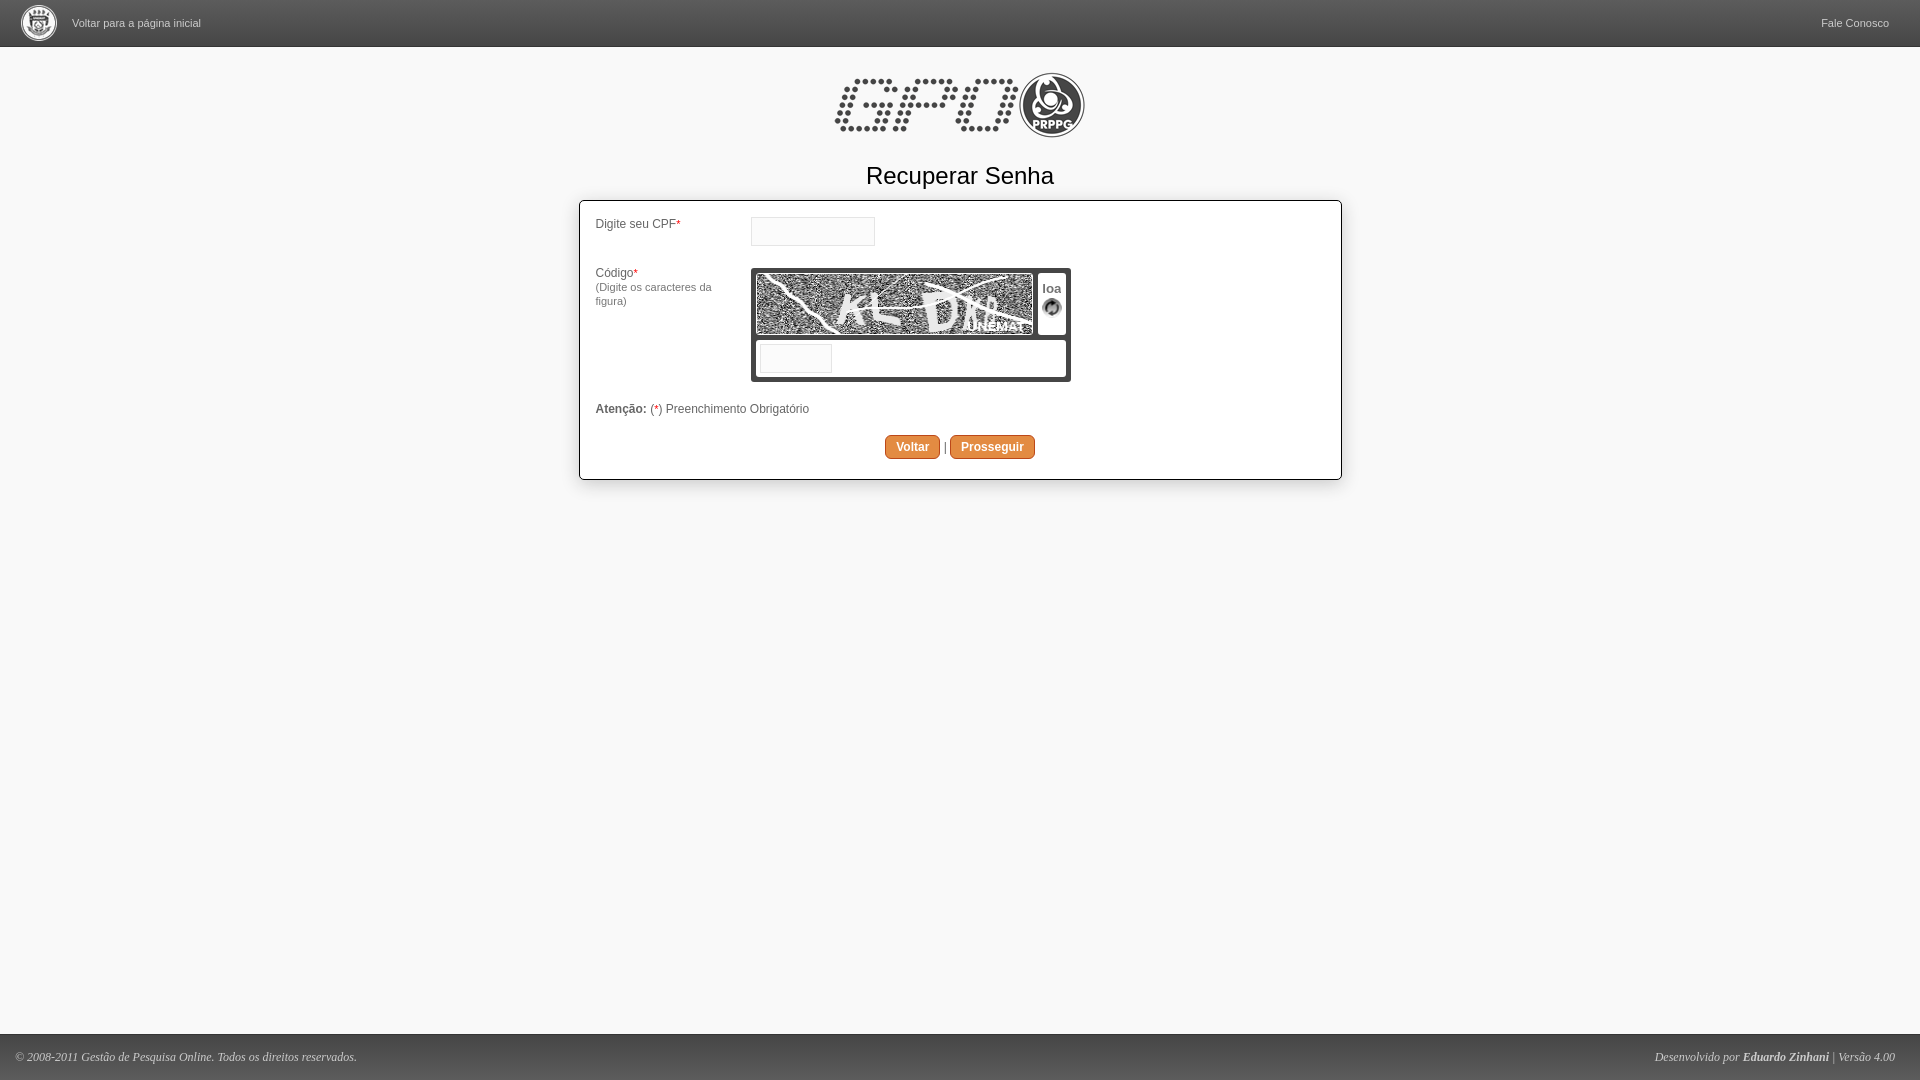 Image resolution: width=1920 pixels, height=1080 pixels. Describe the element at coordinates (38, 23) in the screenshot. I see `'Universidade do Estado de Mato Grosso'` at that location.